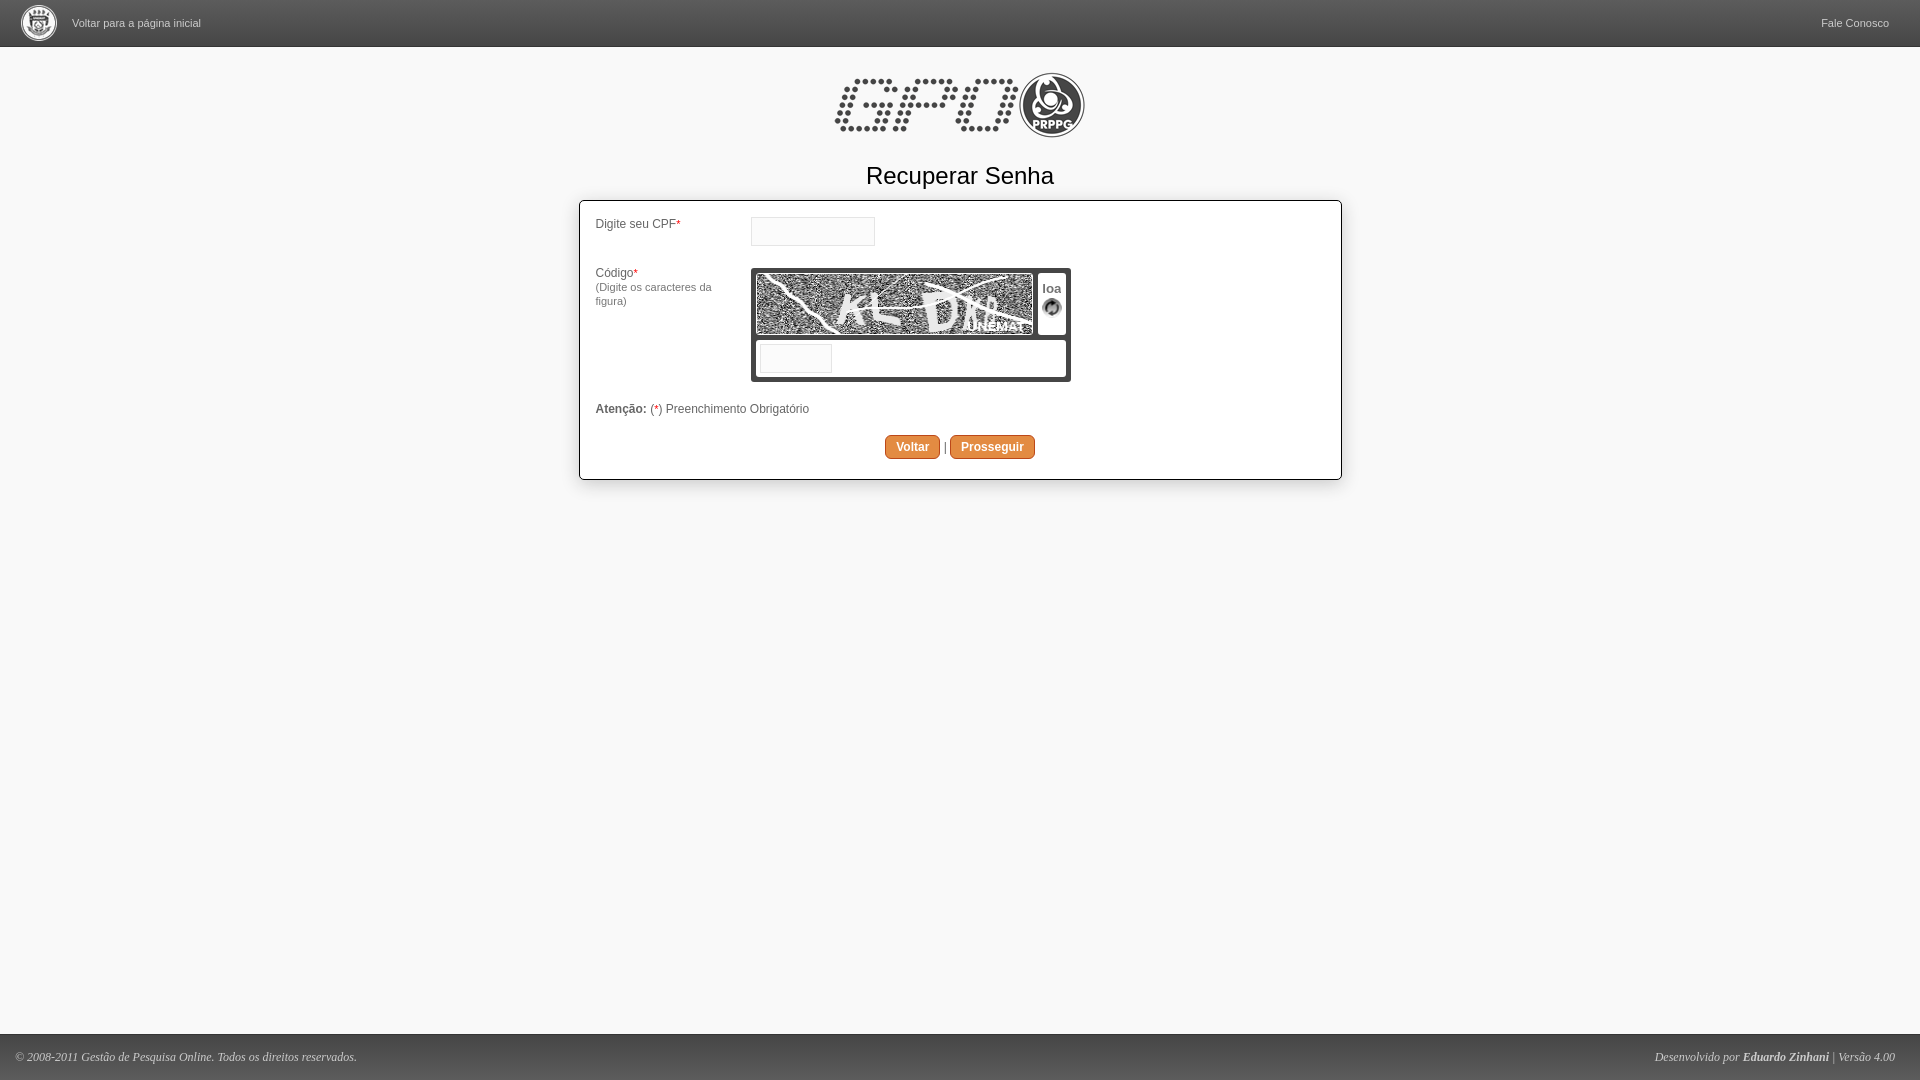 Image resolution: width=1920 pixels, height=1080 pixels. Describe the element at coordinates (38, 23) in the screenshot. I see `'Universidade do Estado de Mato Grosso'` at that location.